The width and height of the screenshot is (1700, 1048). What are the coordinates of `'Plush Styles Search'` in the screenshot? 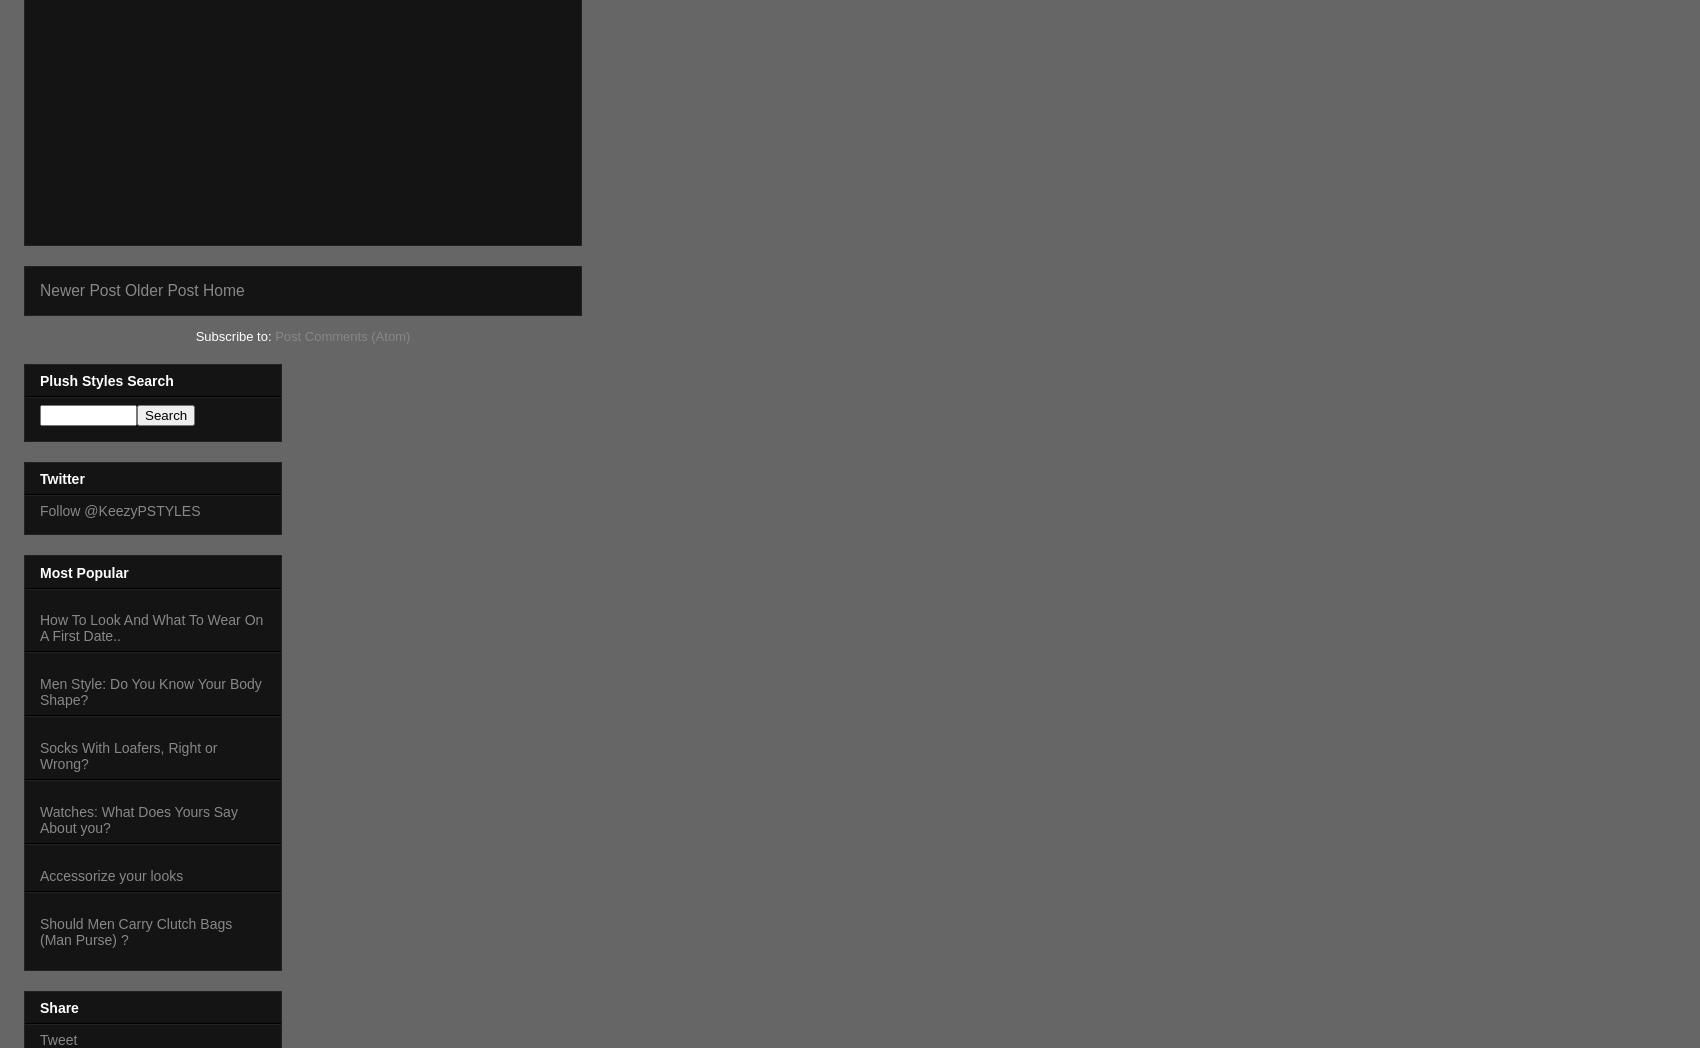 It's located at (39, 379).